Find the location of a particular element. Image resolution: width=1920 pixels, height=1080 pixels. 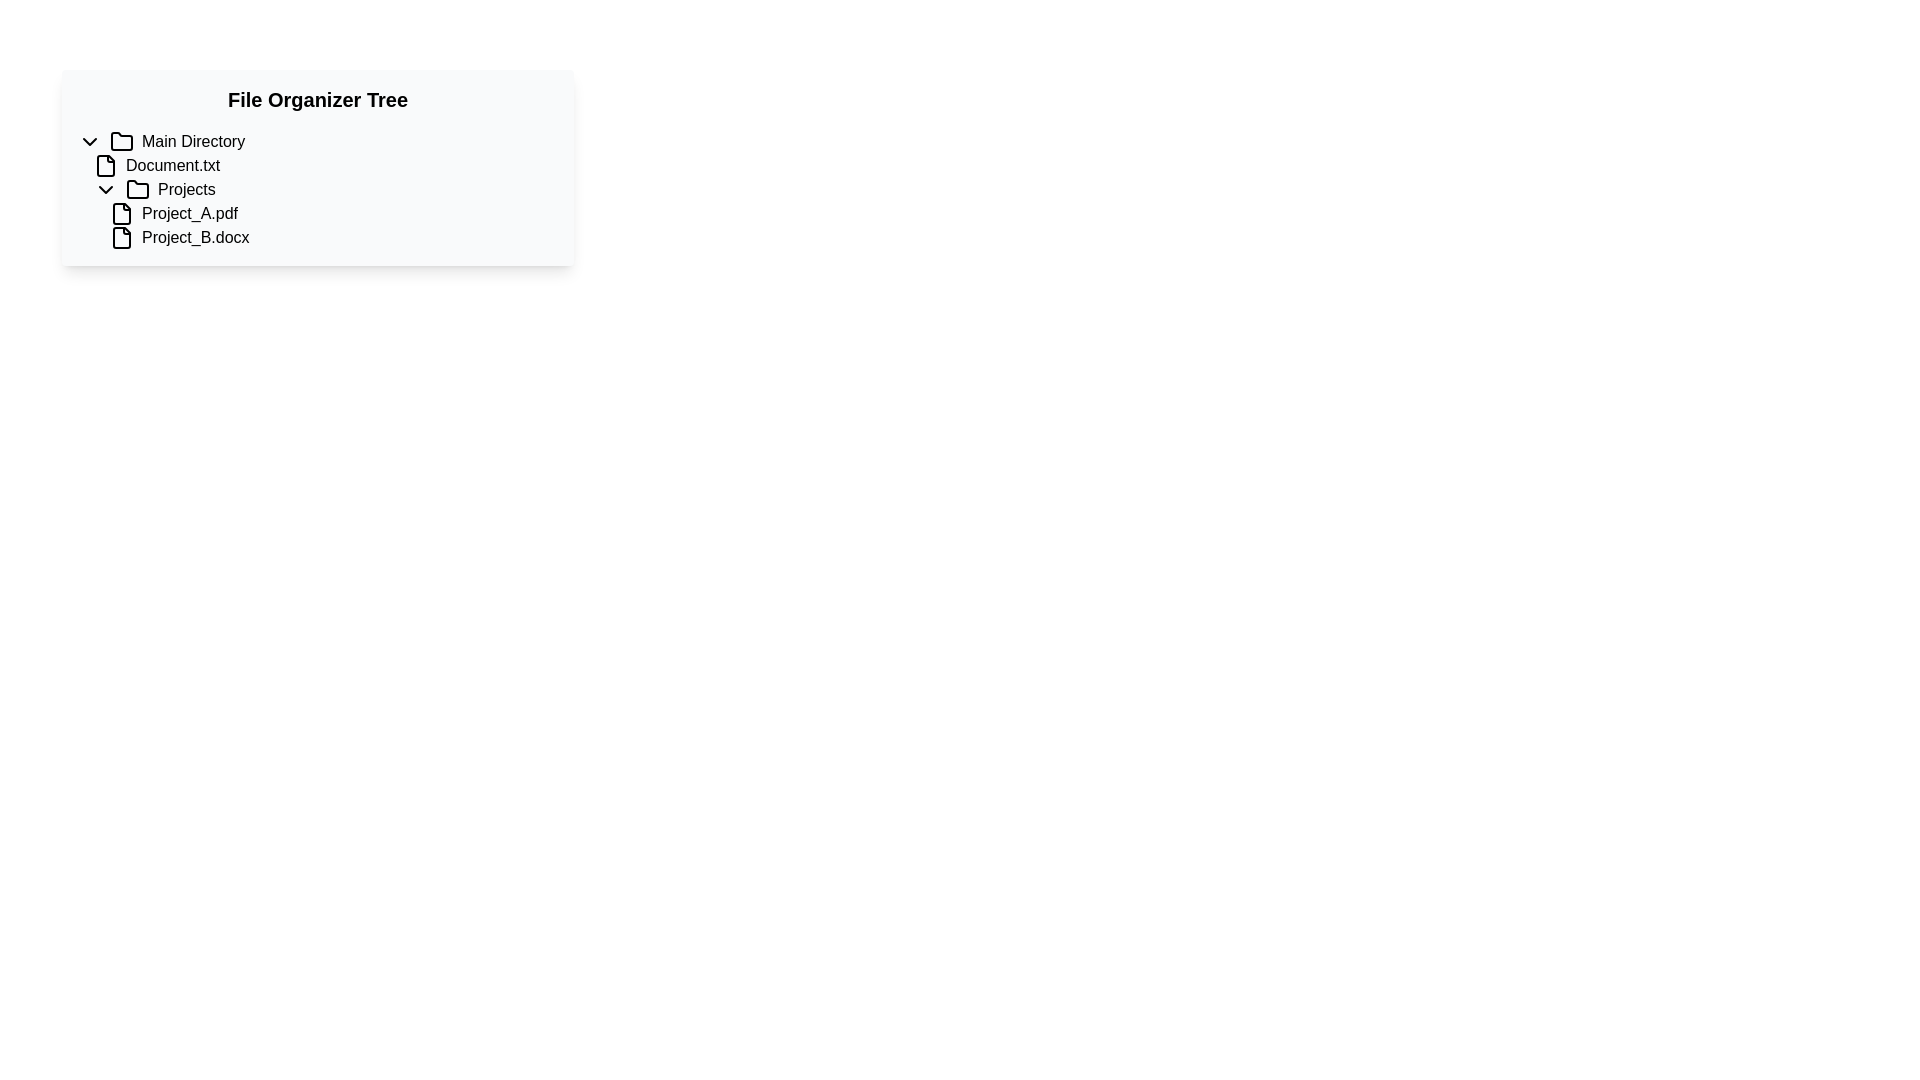

the downward-pointing chevron icon adjacent to the 'Main Directory' text for focus indication is located at coordinates (89, 141).